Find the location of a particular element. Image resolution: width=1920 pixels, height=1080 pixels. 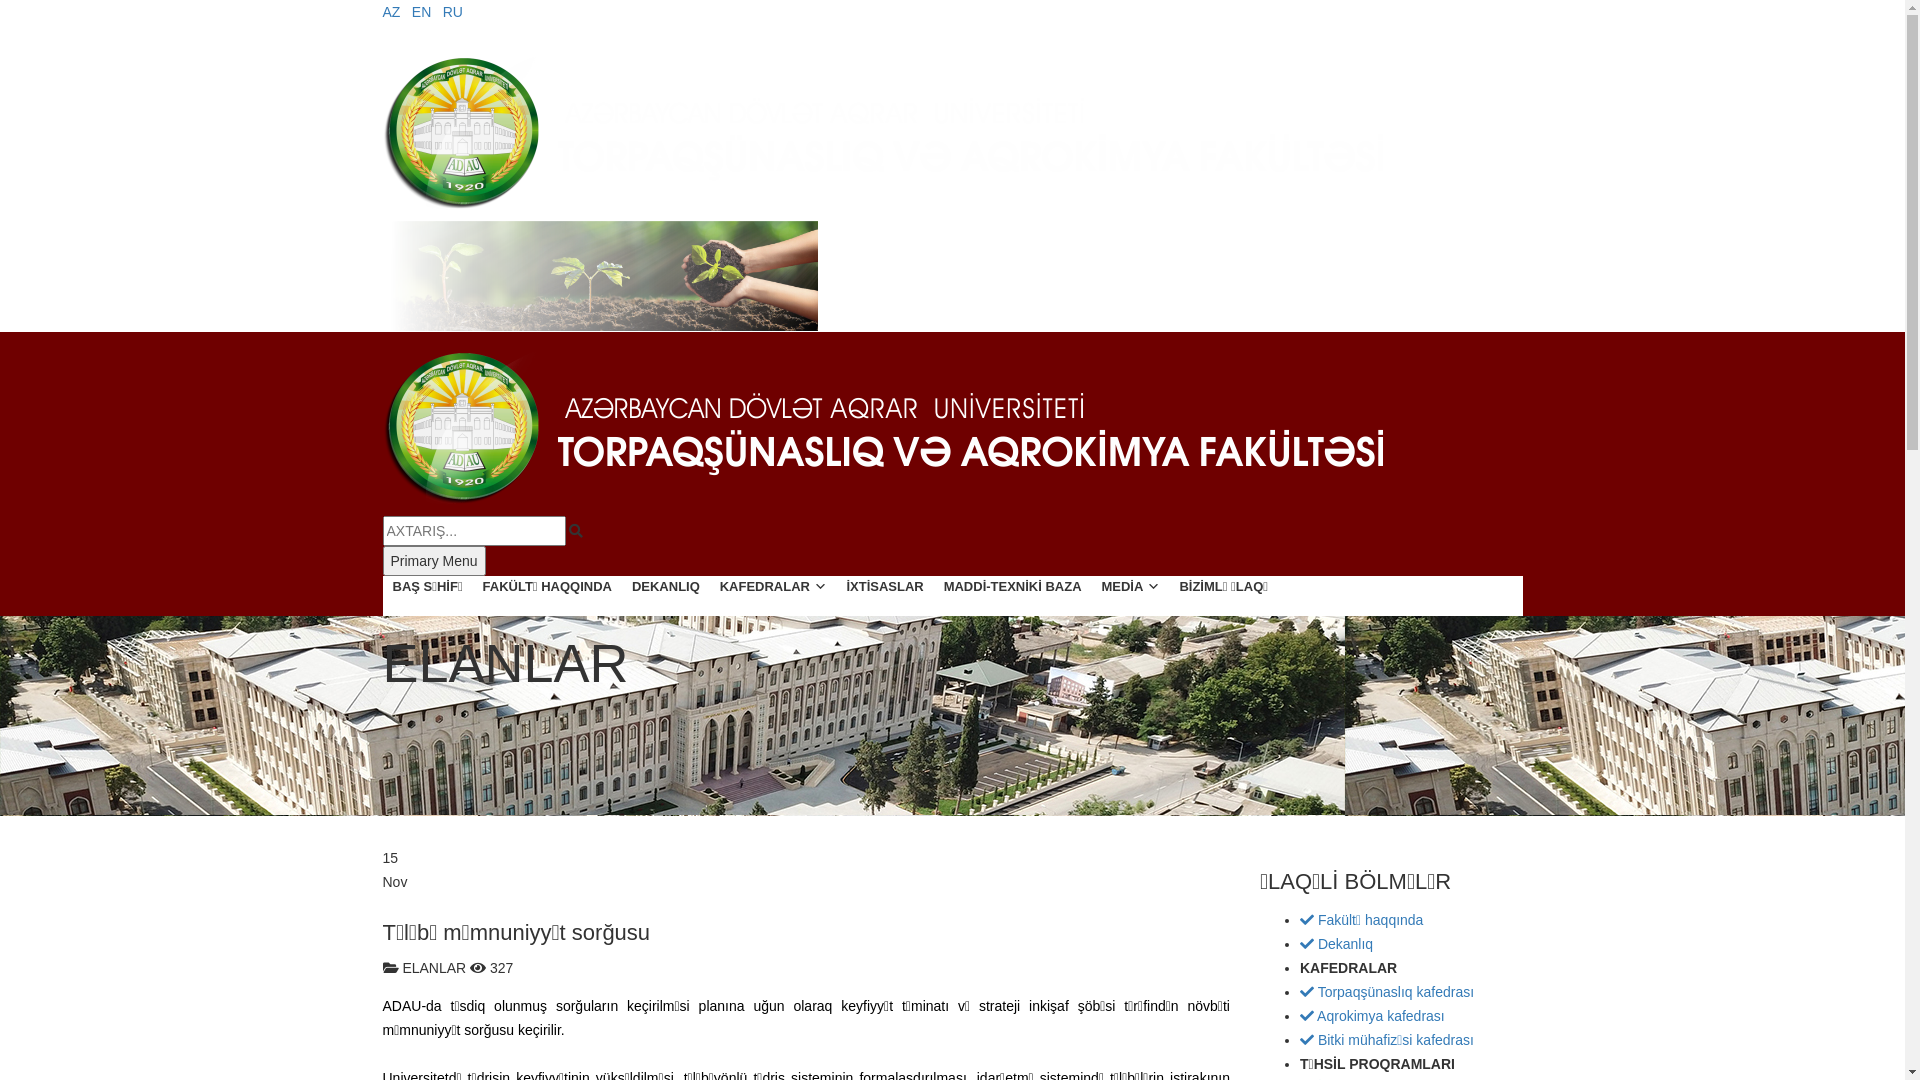

'EN' is located at coordinates (422, 11).